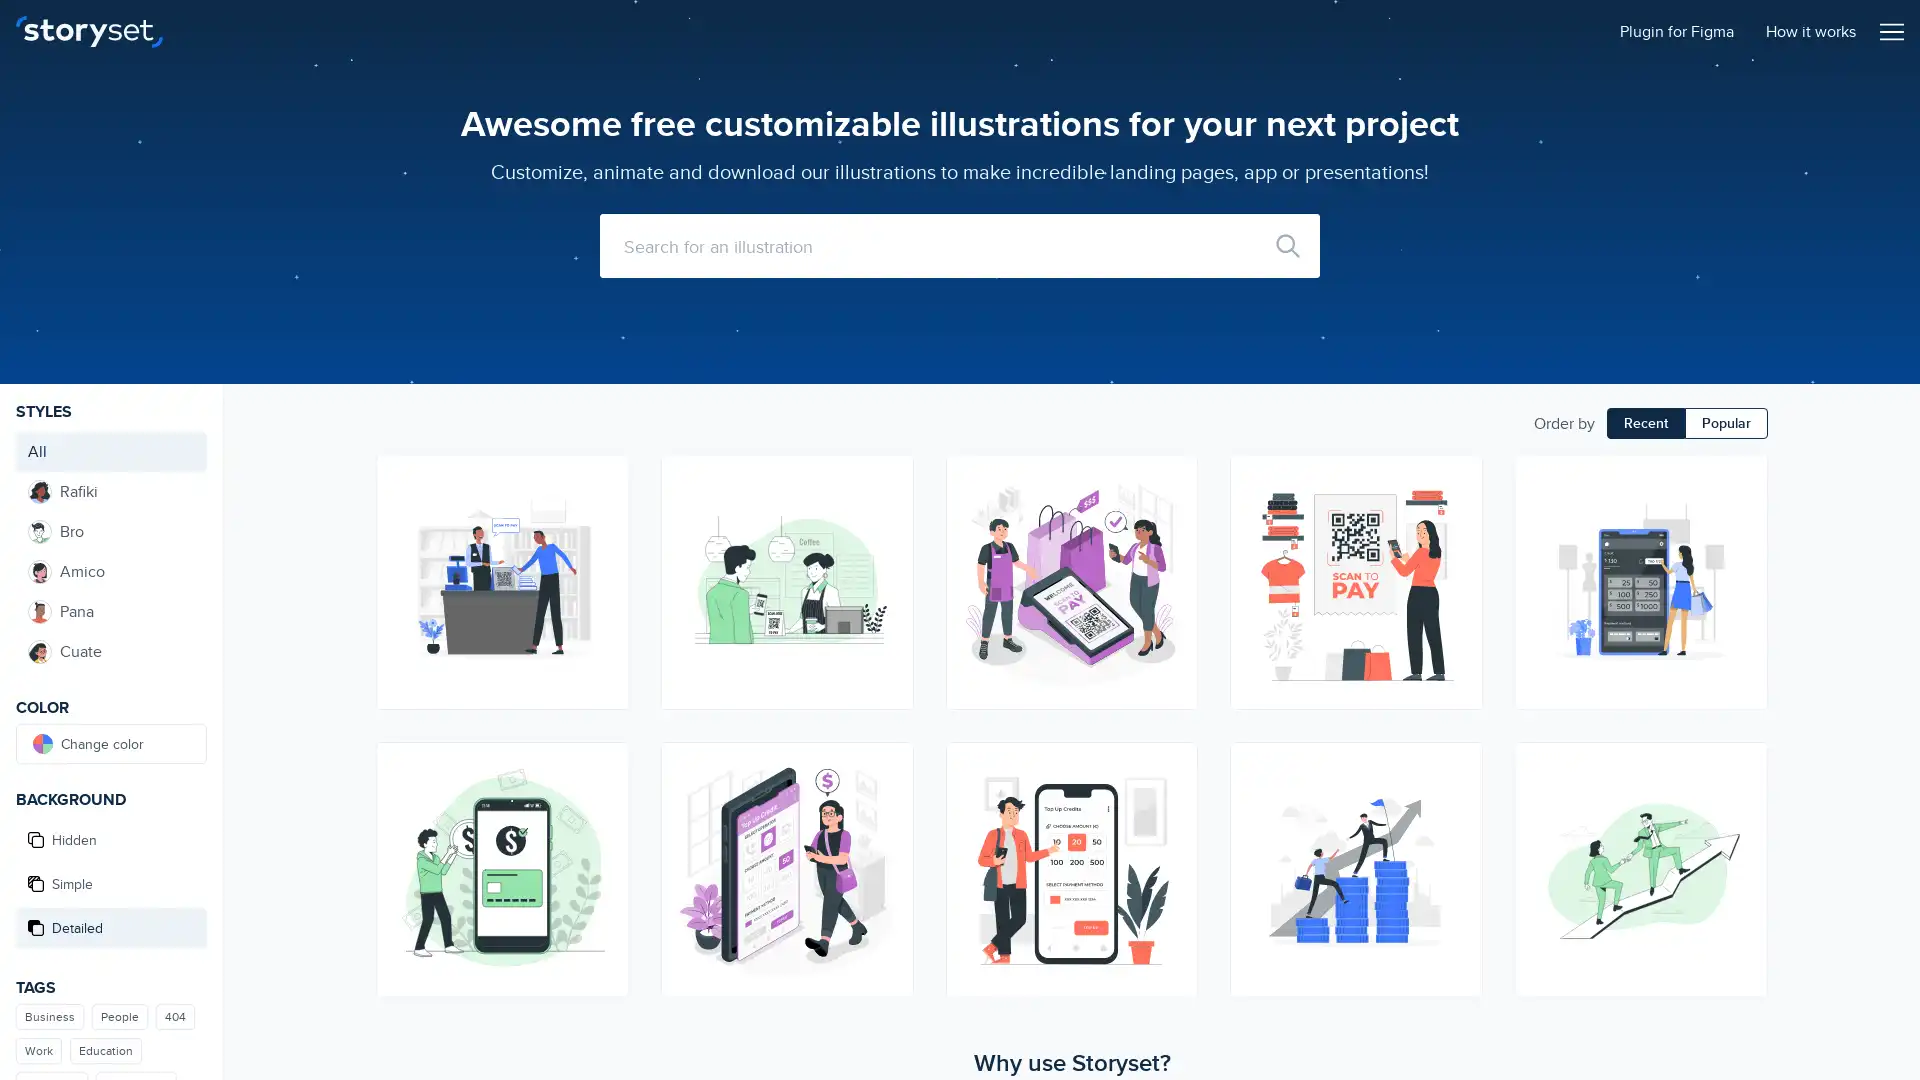 This screenshot has height=1080, width=1920. I want to click on Pinterest icon Save, so click(1741, 837).